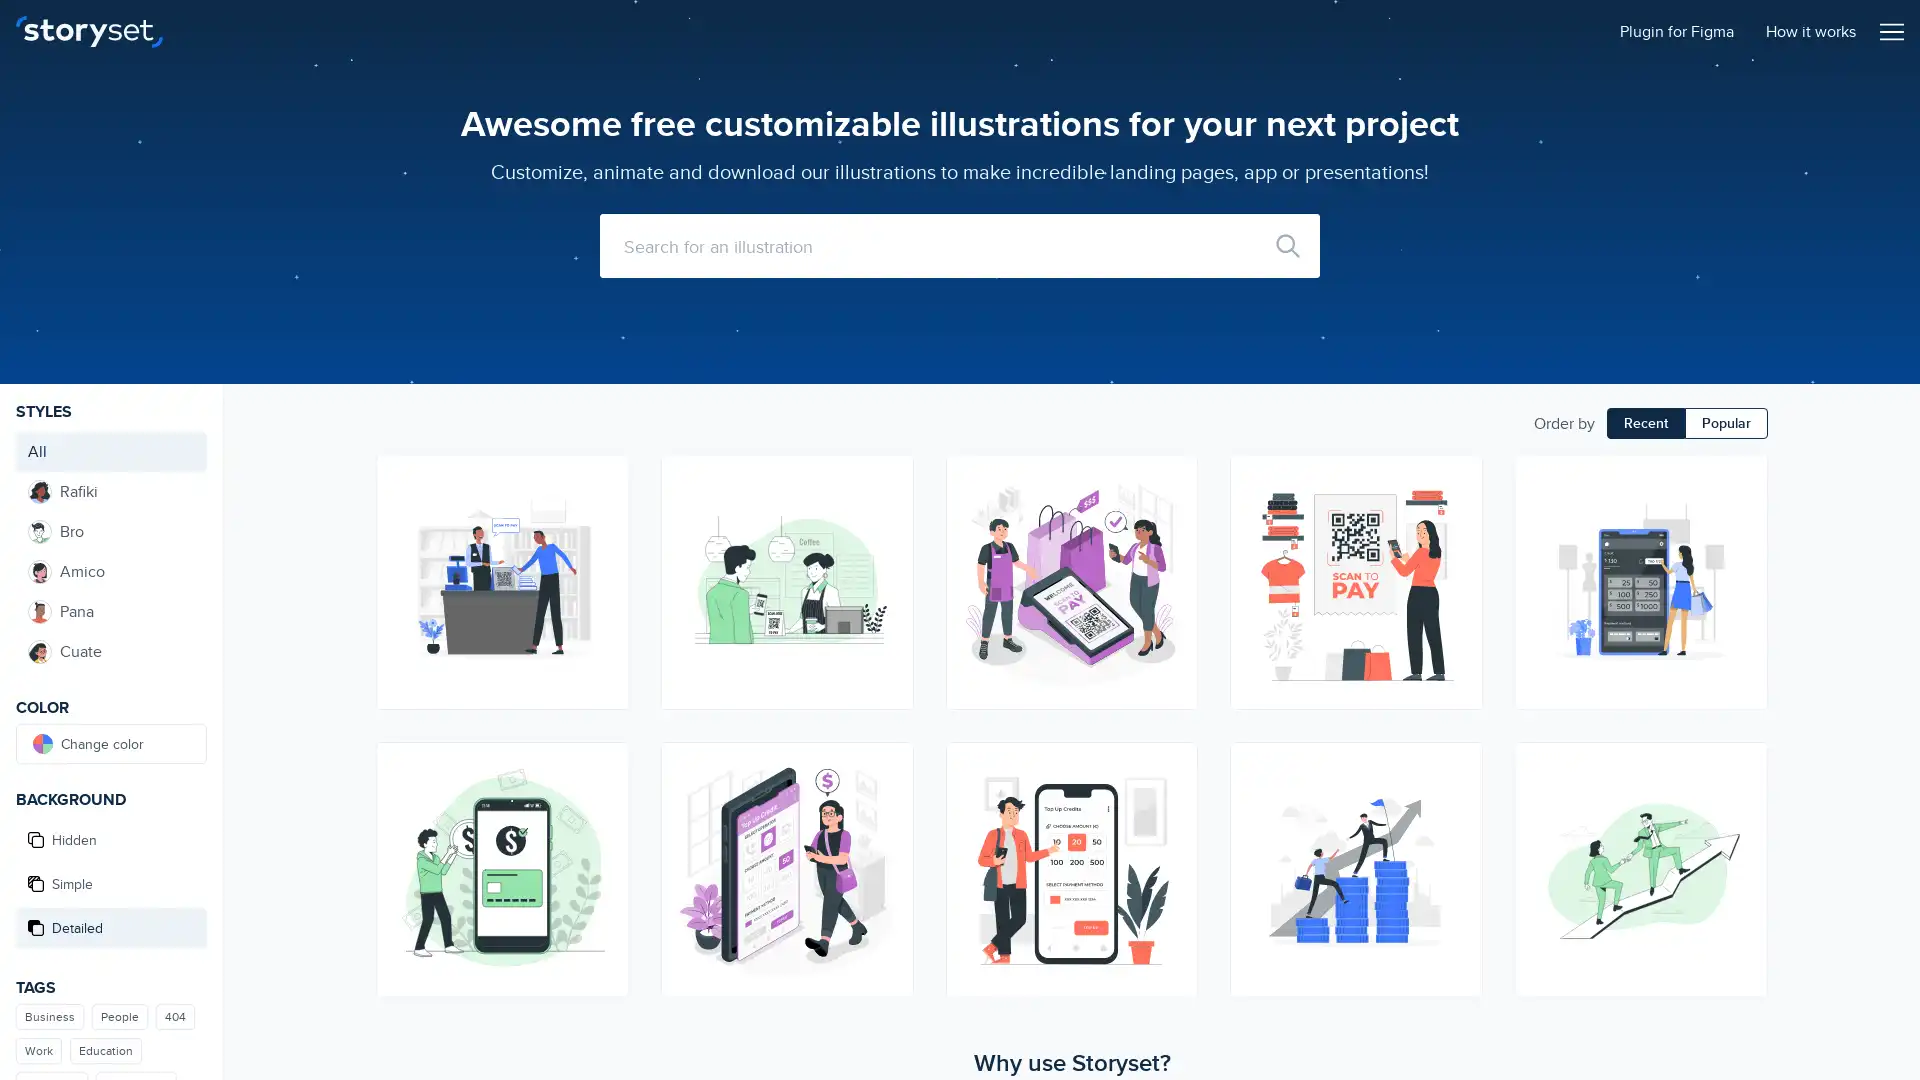 This screenshot has height=1080, width=1920. I want to click on Pinterest icon Save, so click(1741, 837).